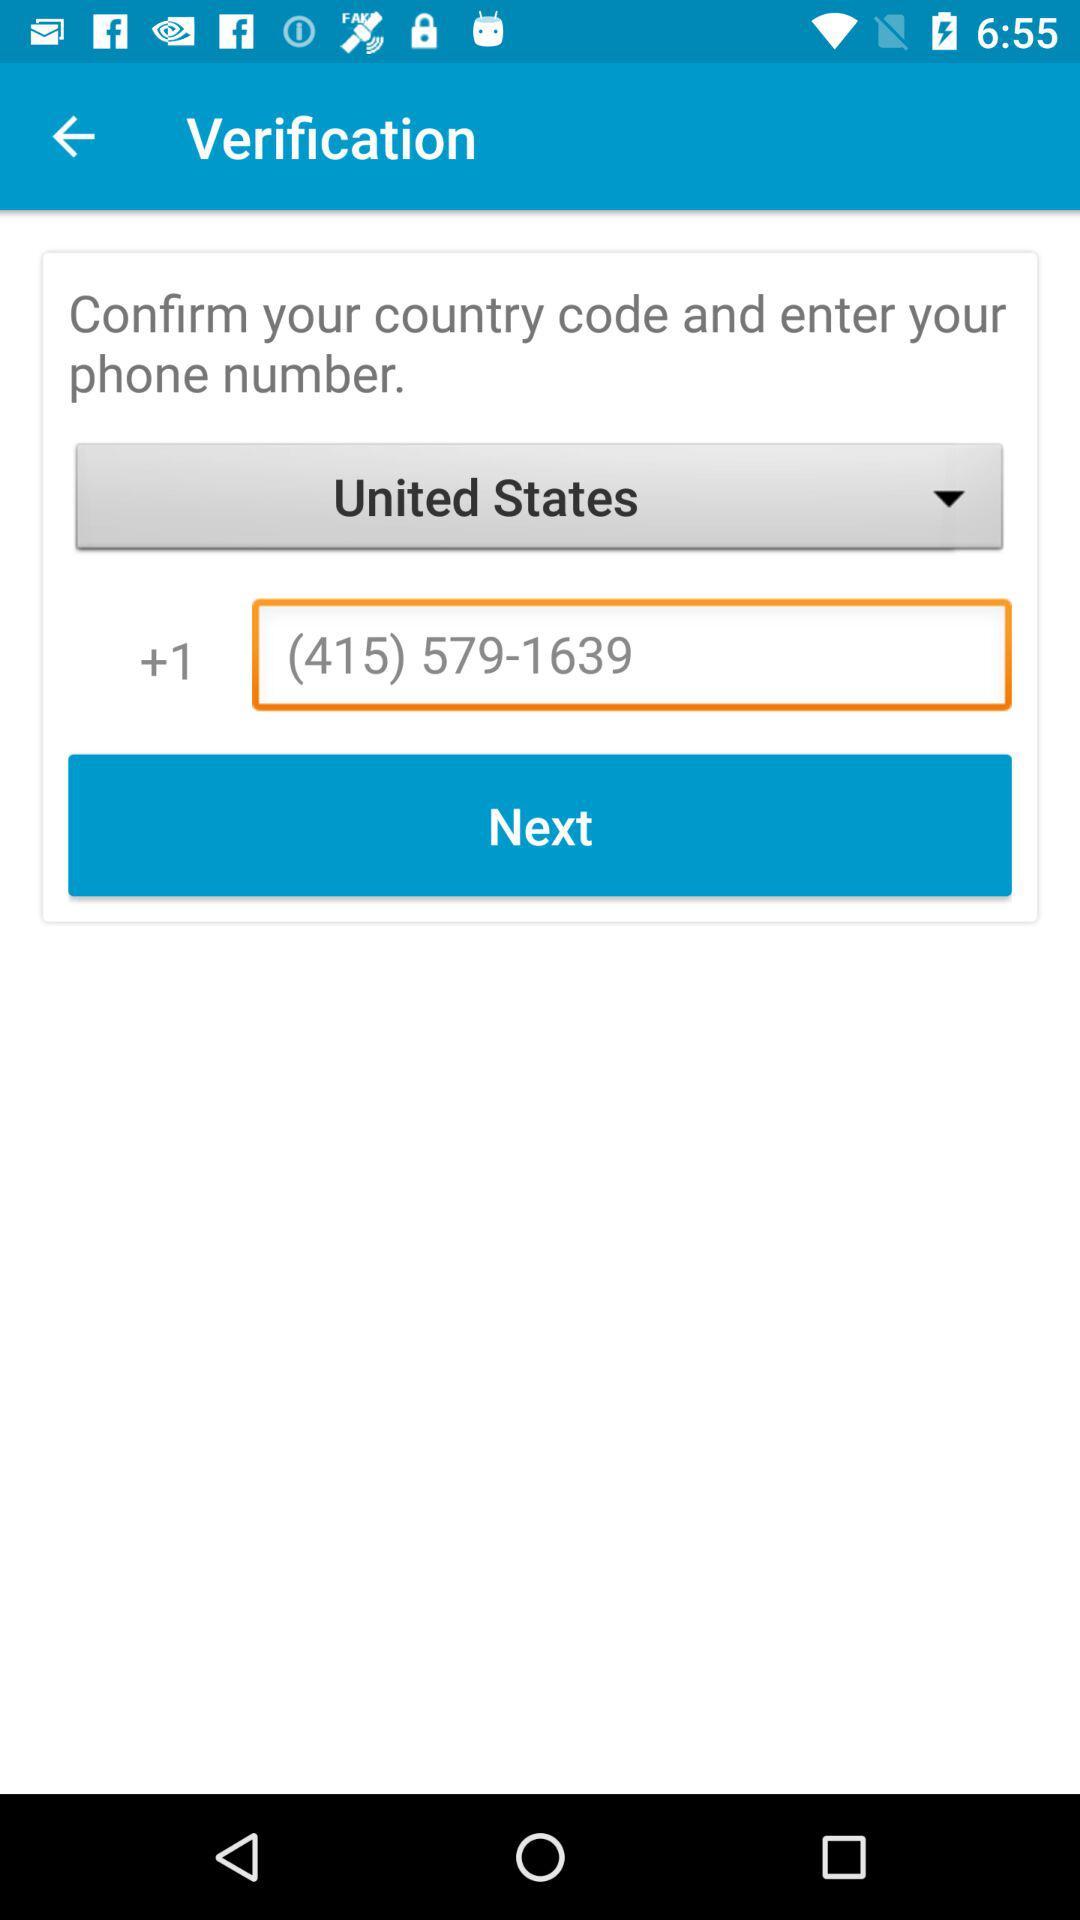 This screenshot has height=1920, width=1080. Describe the element at coordinates (540, 501) in the screenshot. I see `item above (415) 579-1639 item` at that location.